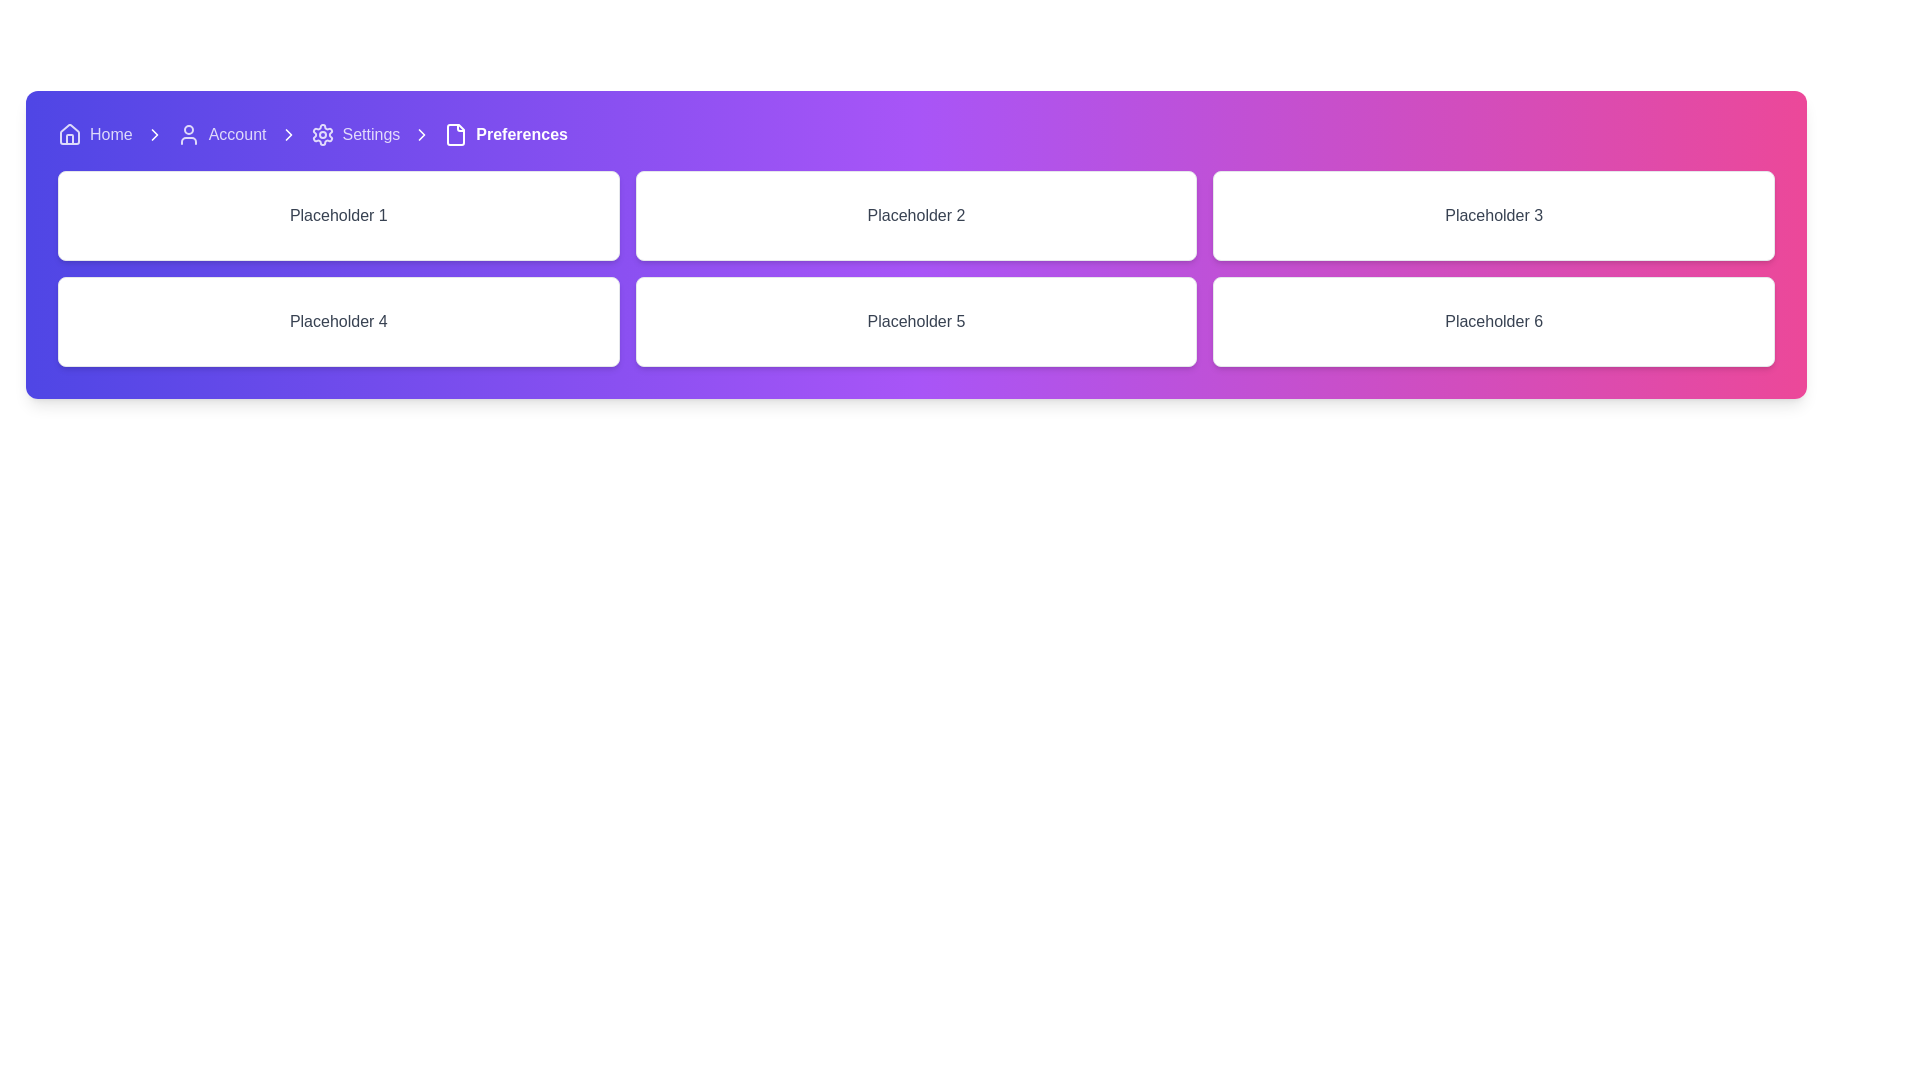  What do you see at coordinates (455, 135) in the screenshot?
I see `the rectangular icon resembling a file or document in the breadcrumb navigation bar` at bounding box center [455, 135].